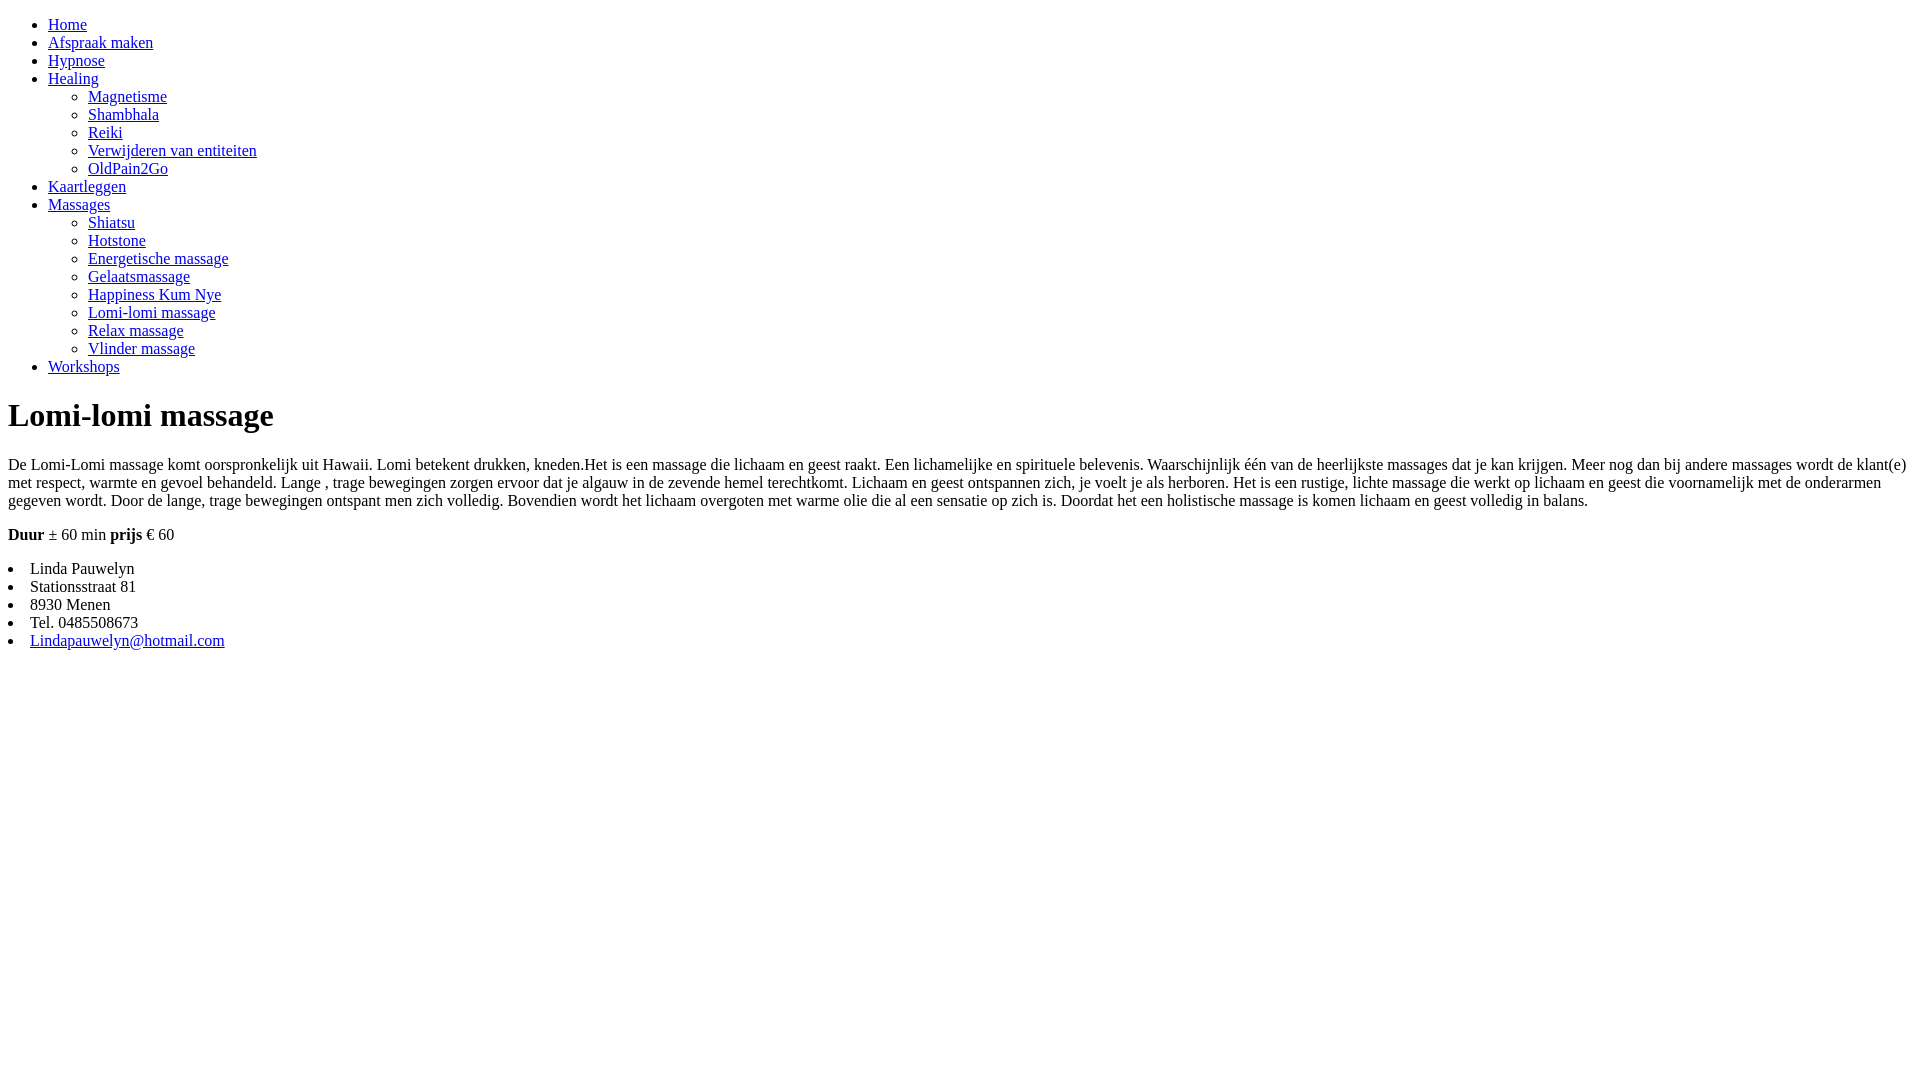  What do you see at coordinates (73, 77) in the screenshot?
I see `'Healing'` at bounding box center [73, 77].